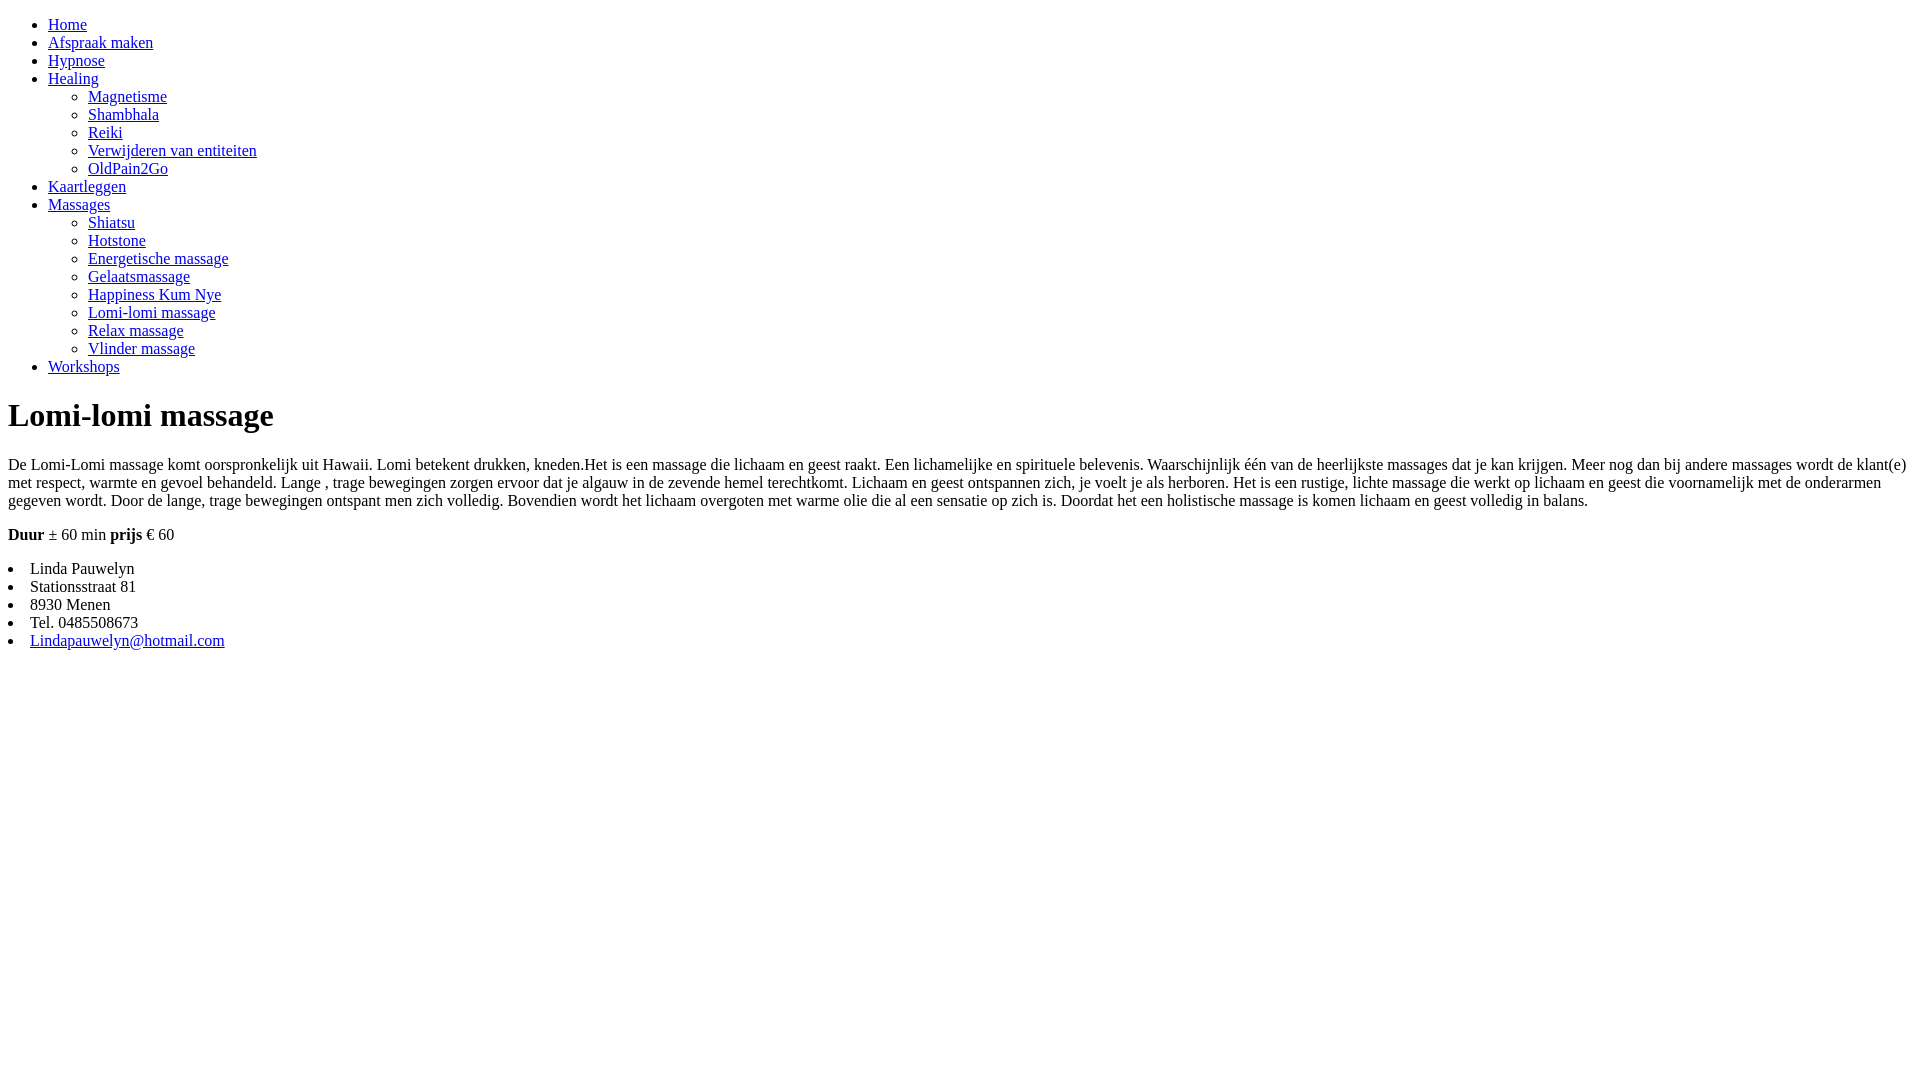  What do you see at coordinates (73, 77) in the screenshot?
I see `'Healing'` at bounding box center [73, 77].